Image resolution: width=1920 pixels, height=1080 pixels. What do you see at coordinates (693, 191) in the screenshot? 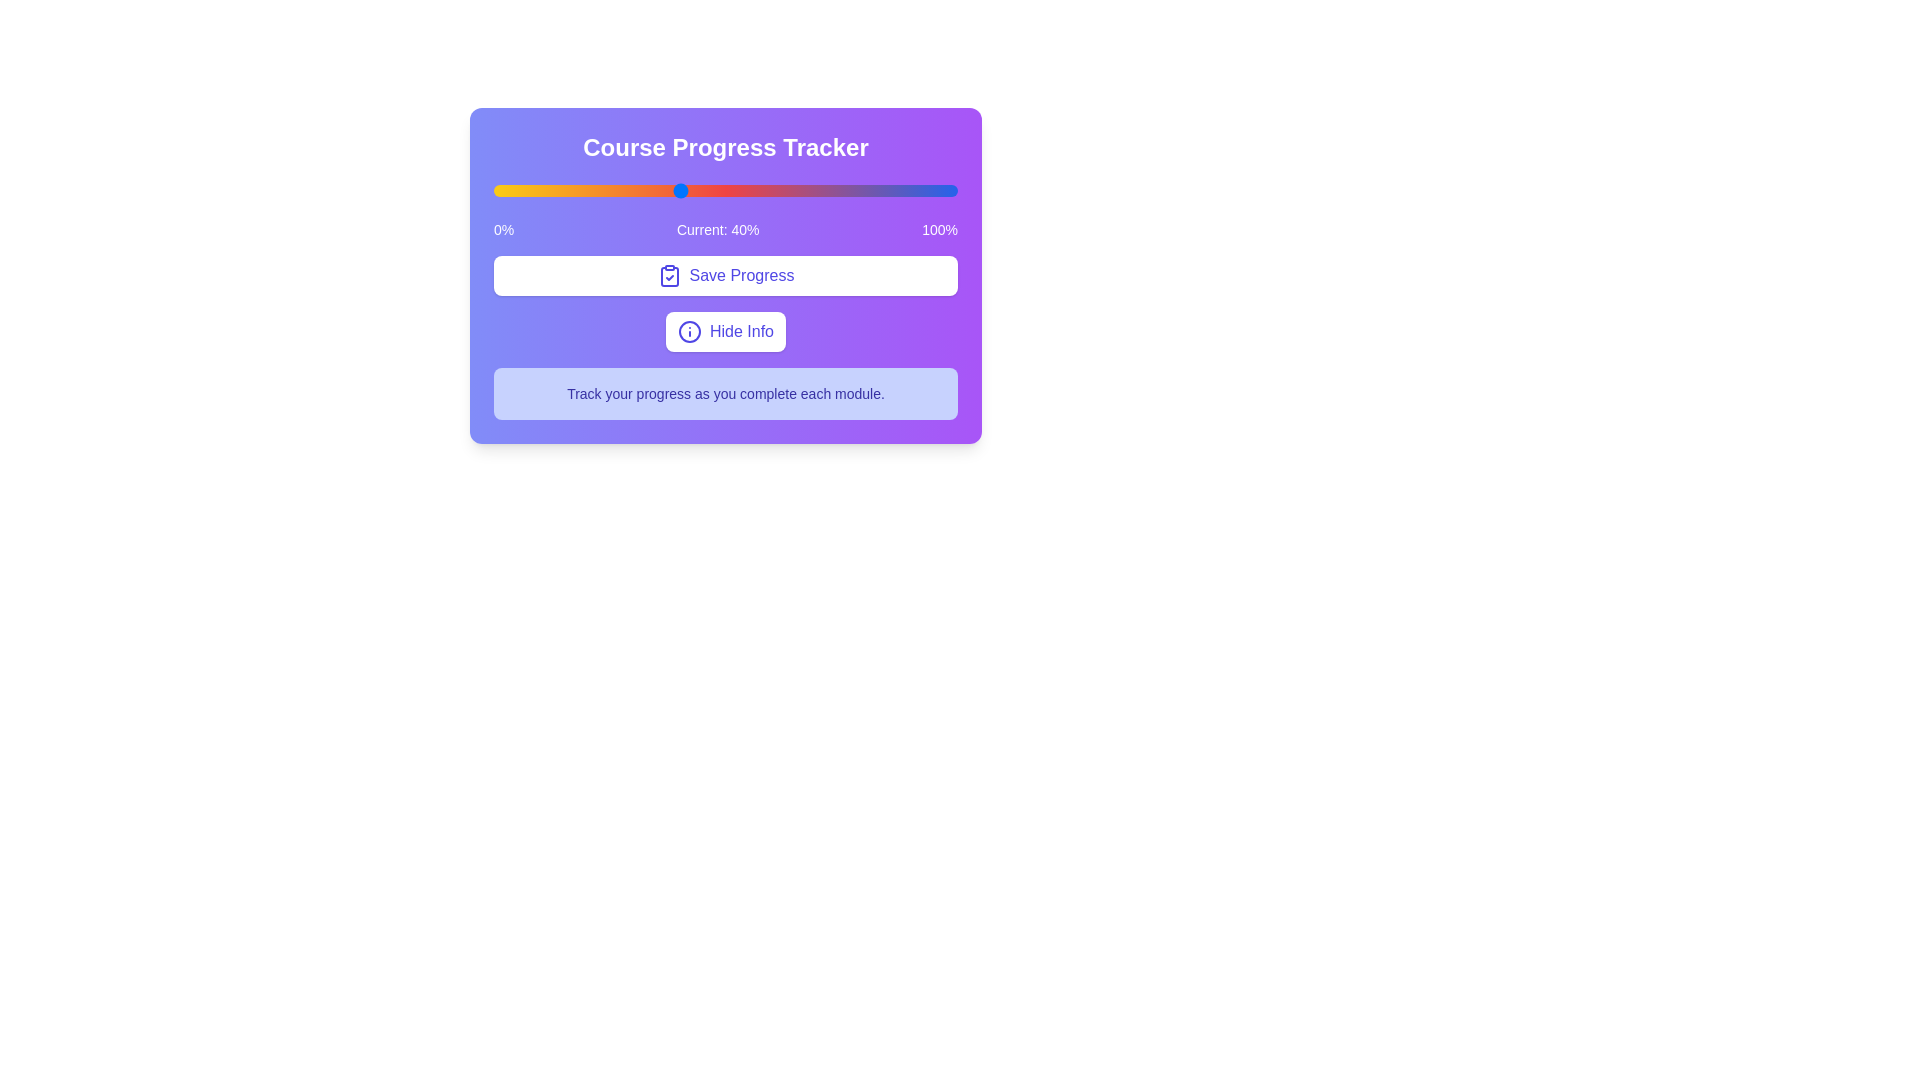
I see `progress percentage` at bounding box center [693, 191].